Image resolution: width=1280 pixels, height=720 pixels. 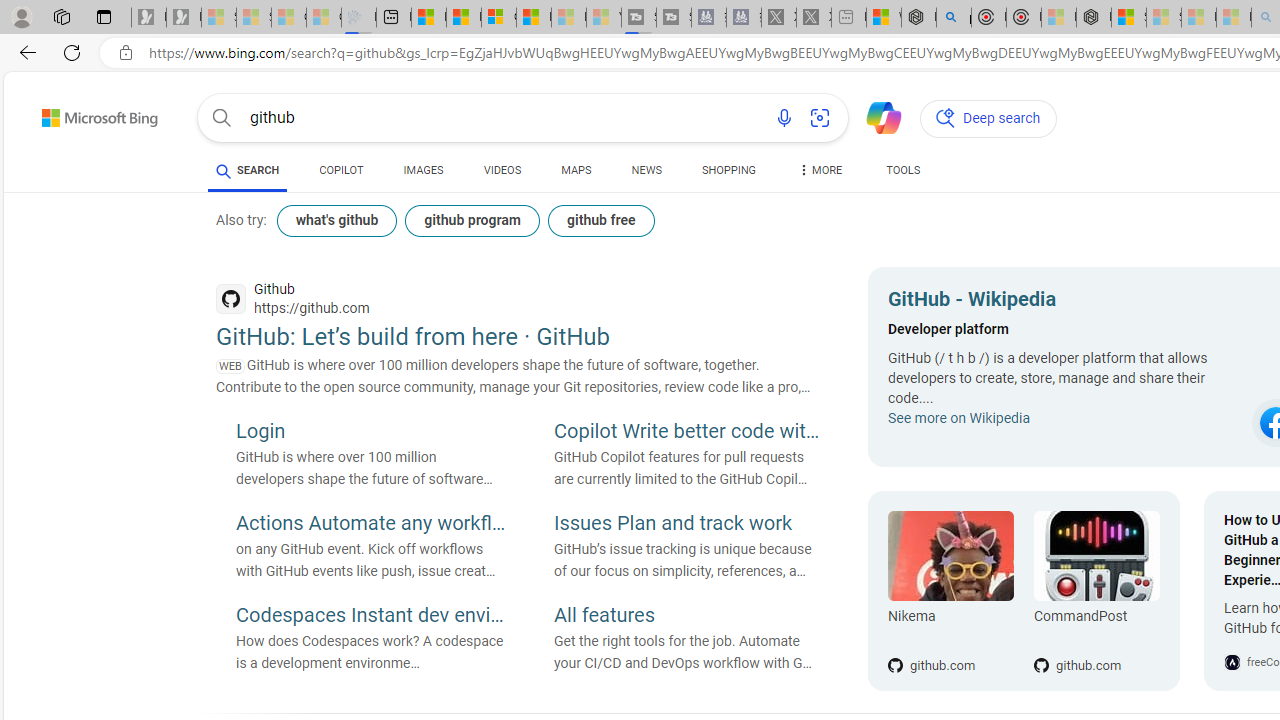 What do you see at coordinates (902, 170) in the screenshot?
I see `'TOOLS'` at bounding box center [902, 170].